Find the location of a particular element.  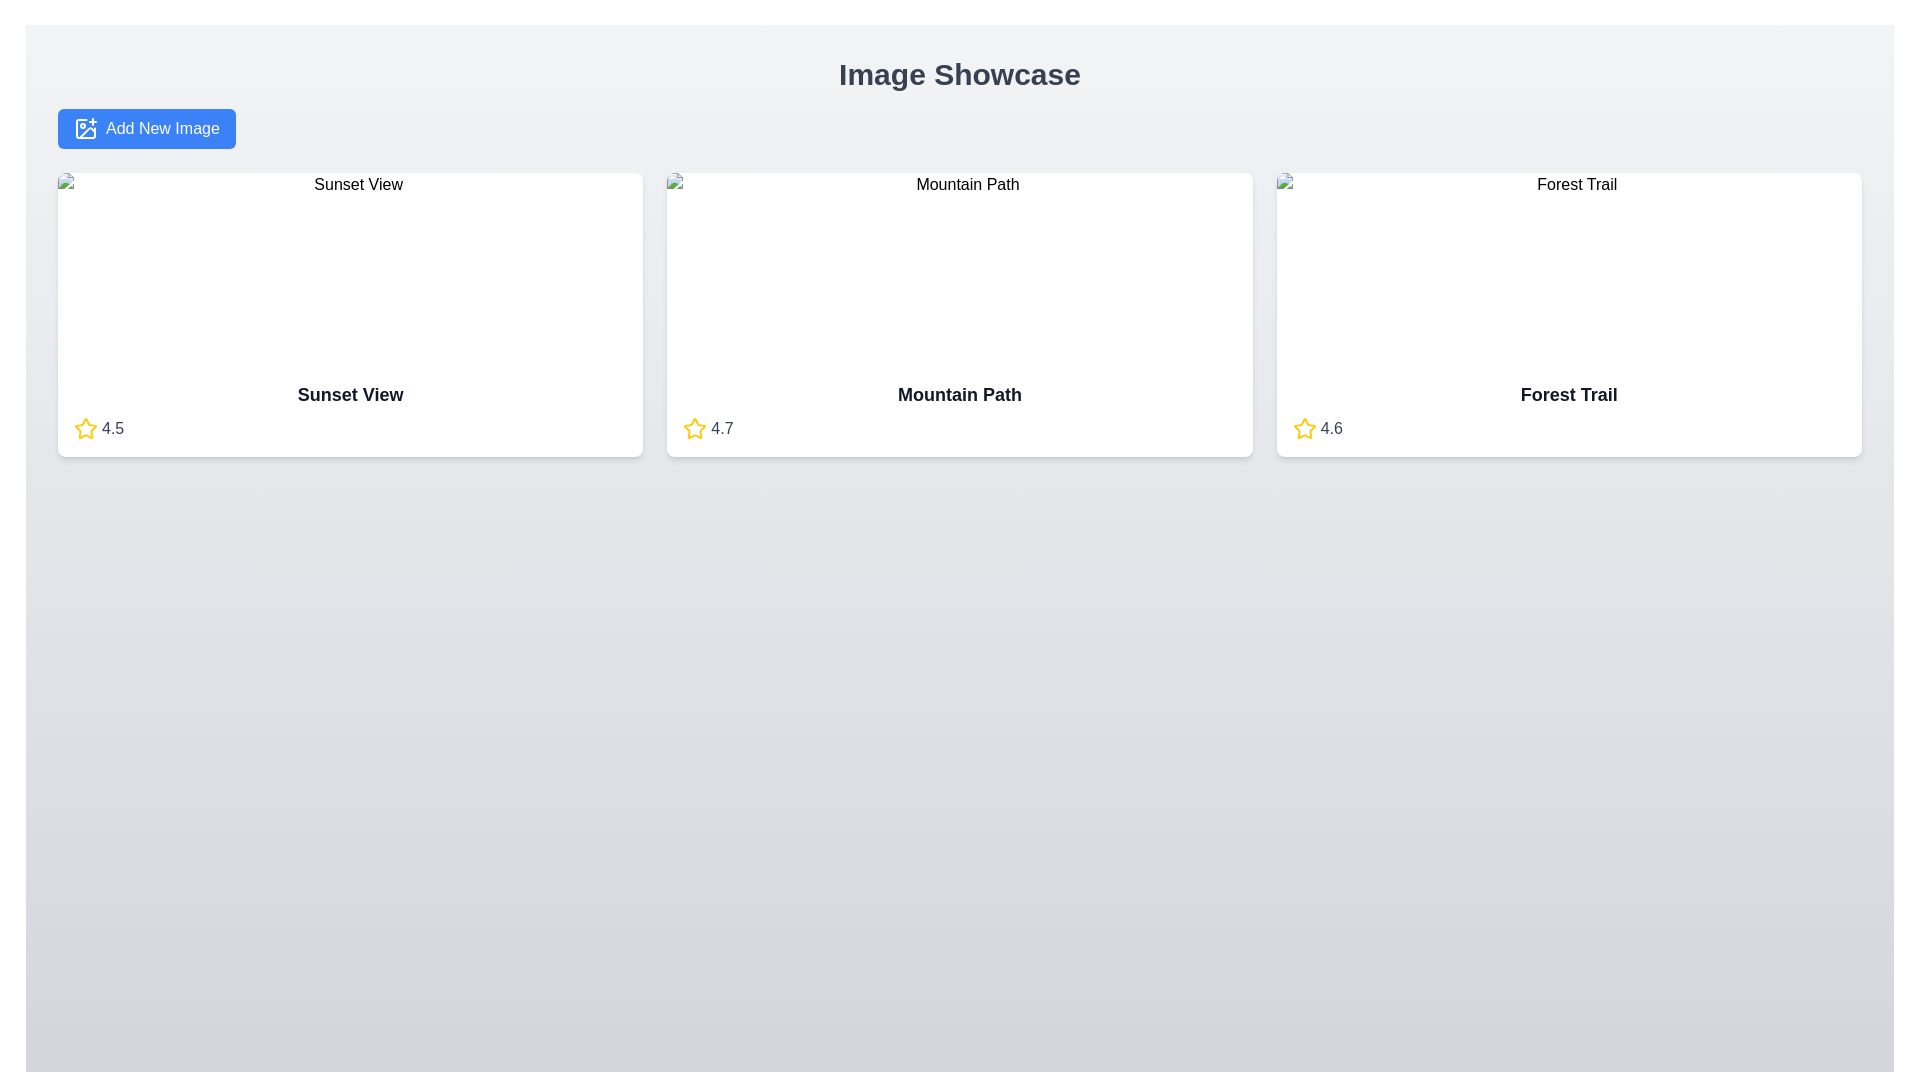

the 'Forest Trail' text block with a rating of 4.6 and a yellow star icon, located in the bottom section of the rightmost card is located at coordinates (1568, 410).